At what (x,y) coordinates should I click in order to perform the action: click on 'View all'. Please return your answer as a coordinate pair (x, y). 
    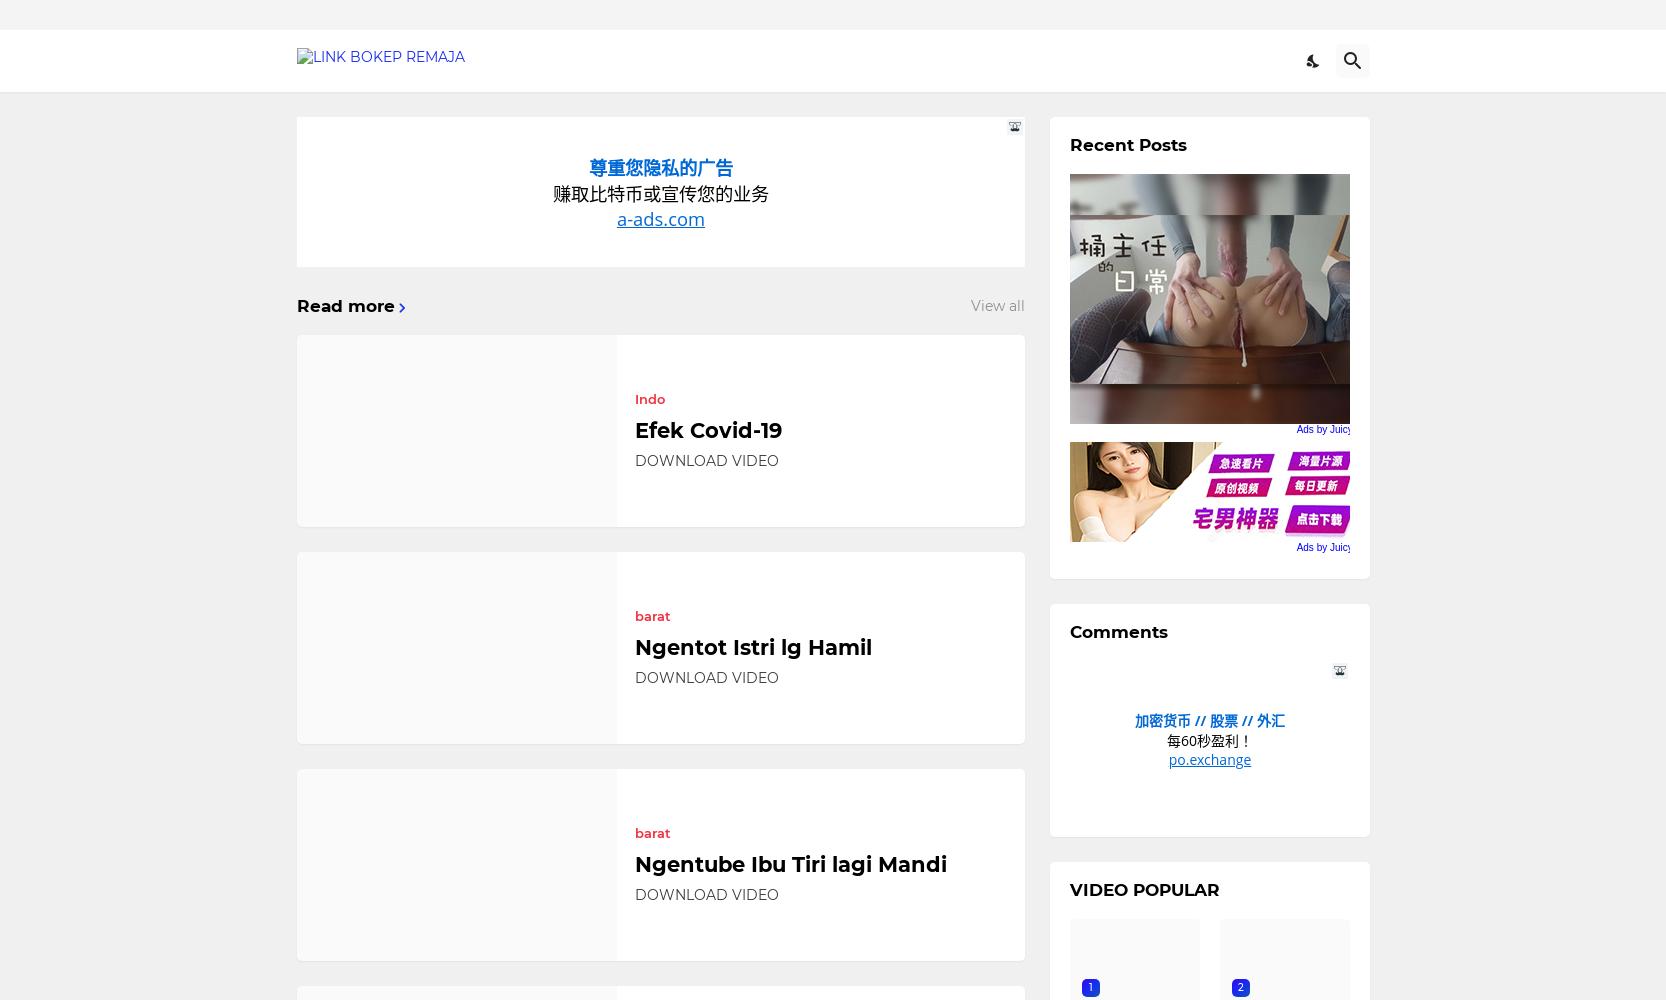
    Looking at the image, I should click on (996, 306).